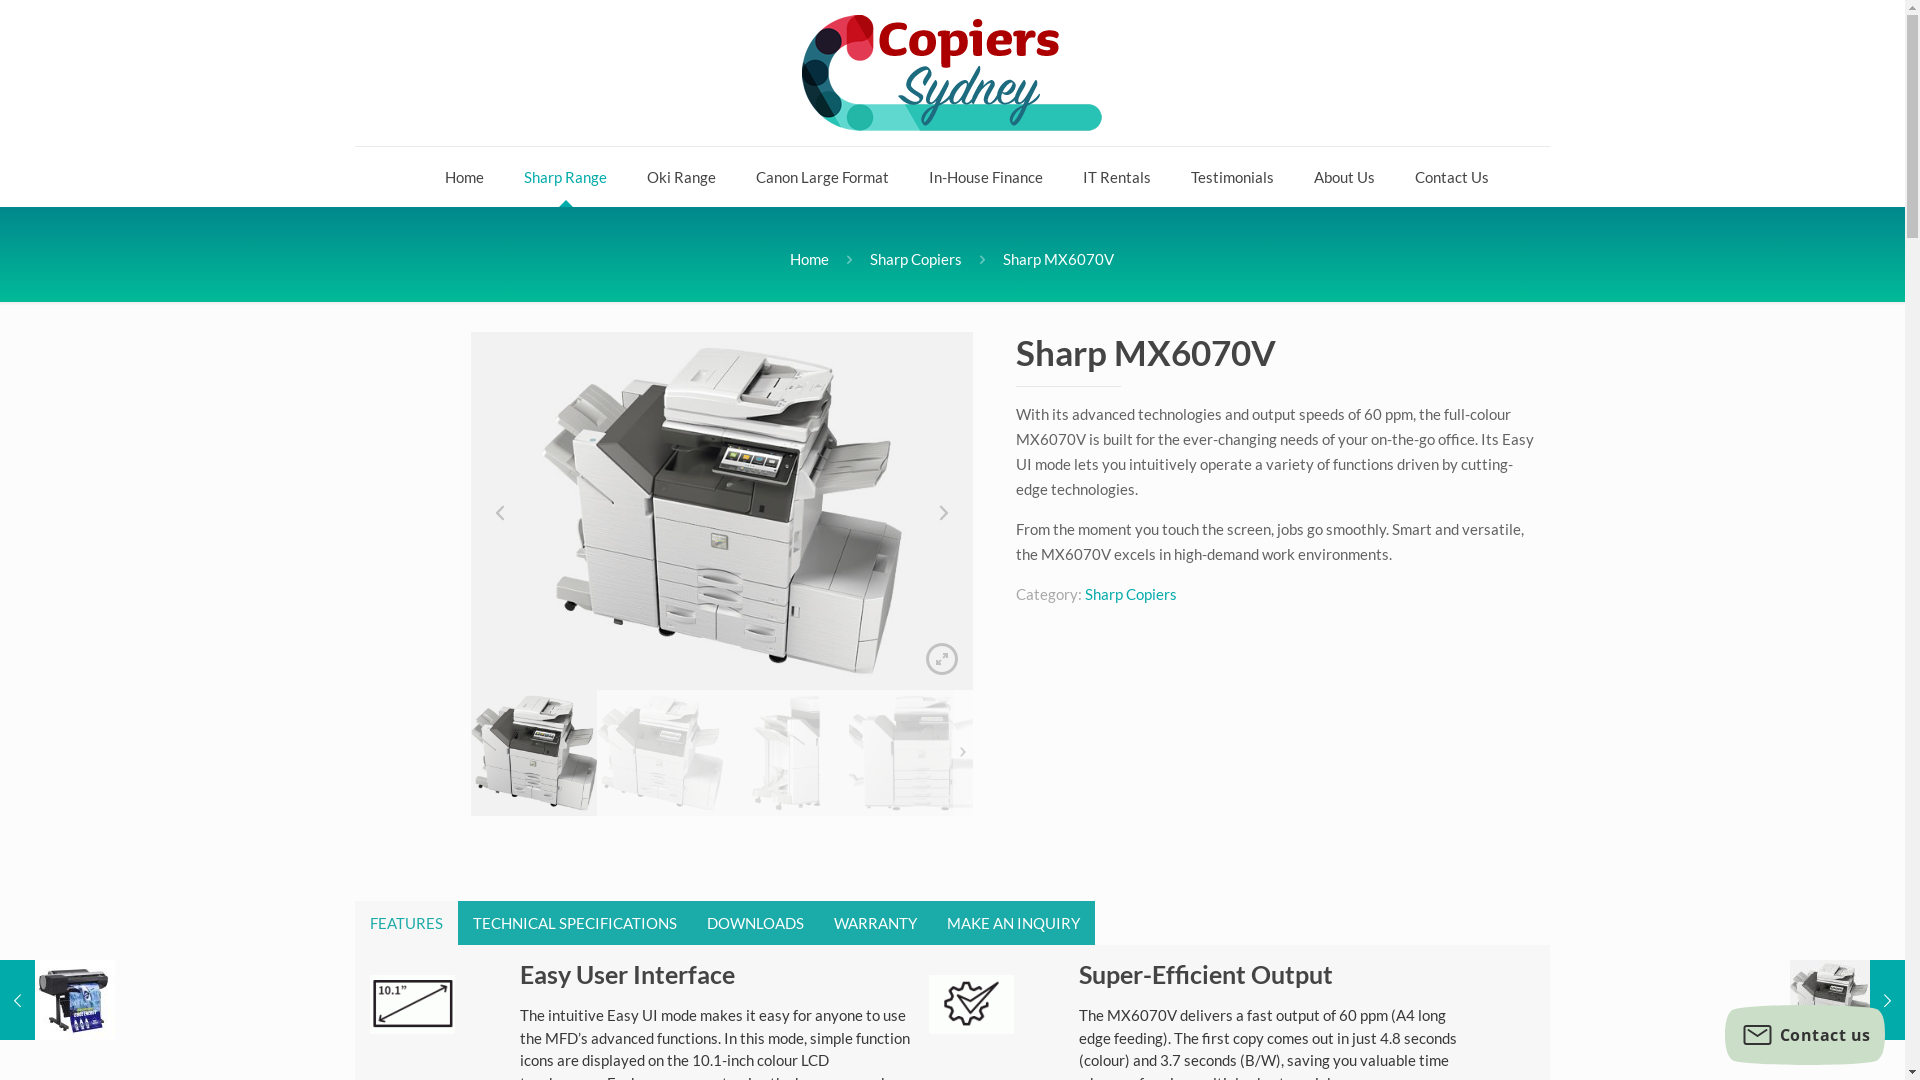 Image resolution: width=1920 pixels, height=1080 pixels. What do you see at coordinates (574, 923) in the screenshot?
I see `'TECHNICAL SPECIFICATIONS'` at bounding box center [574, 923].